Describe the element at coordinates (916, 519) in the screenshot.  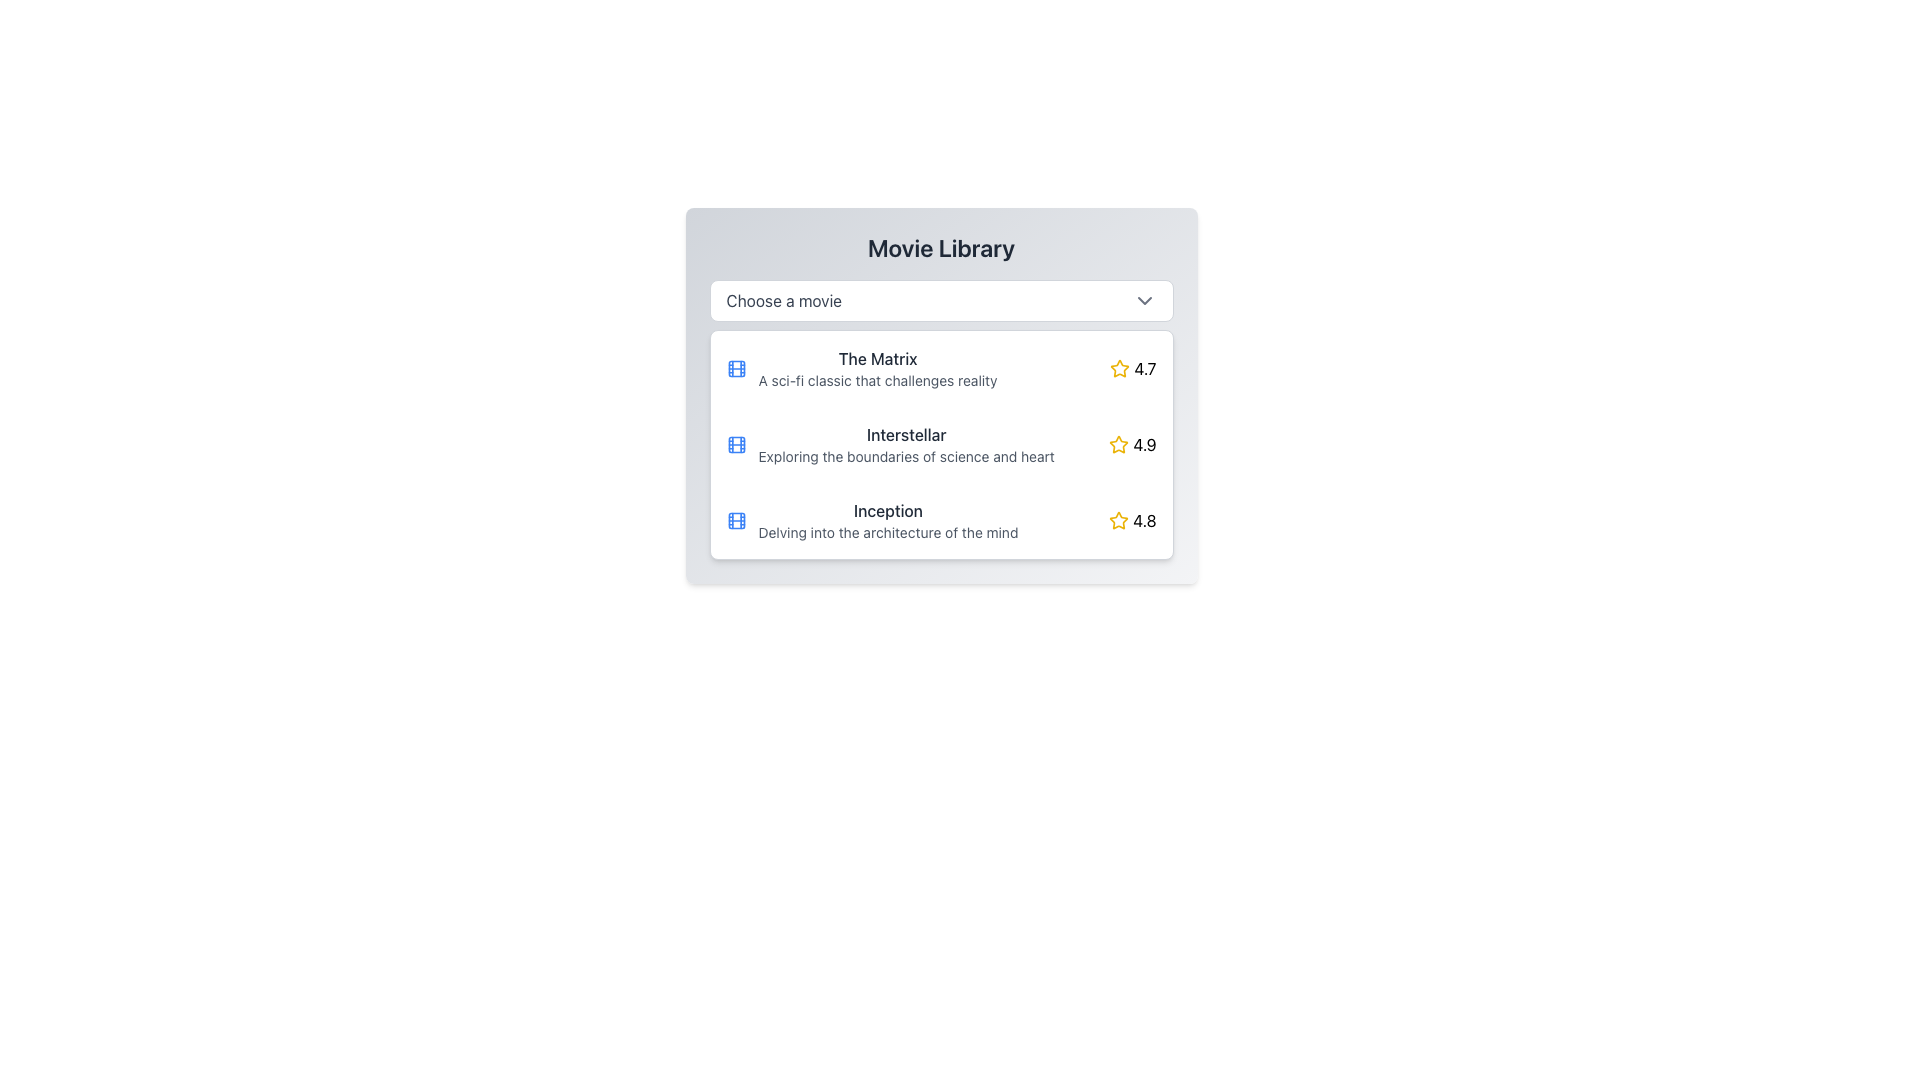
I see `the text label displaying 'Inception'` at that location.